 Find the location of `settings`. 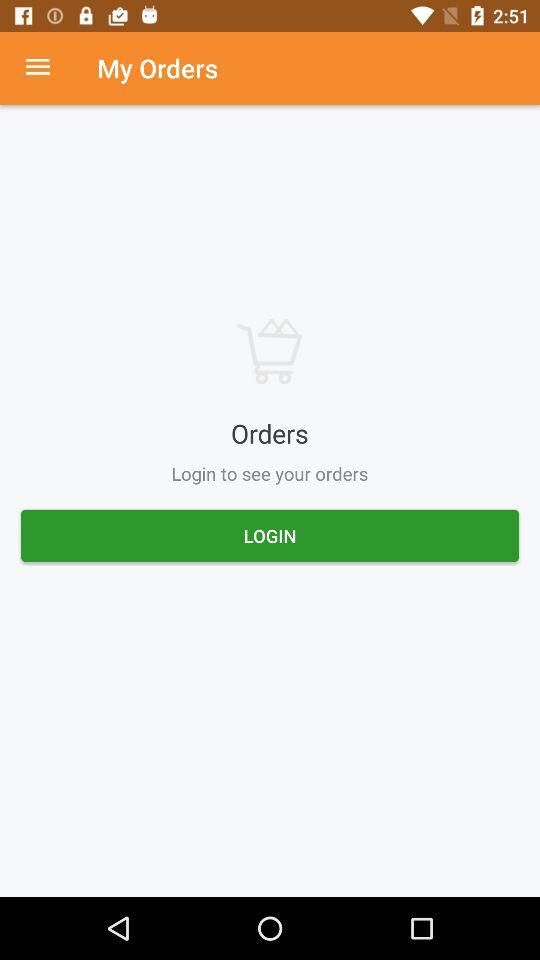

settings is located at coordinates (48, 68).